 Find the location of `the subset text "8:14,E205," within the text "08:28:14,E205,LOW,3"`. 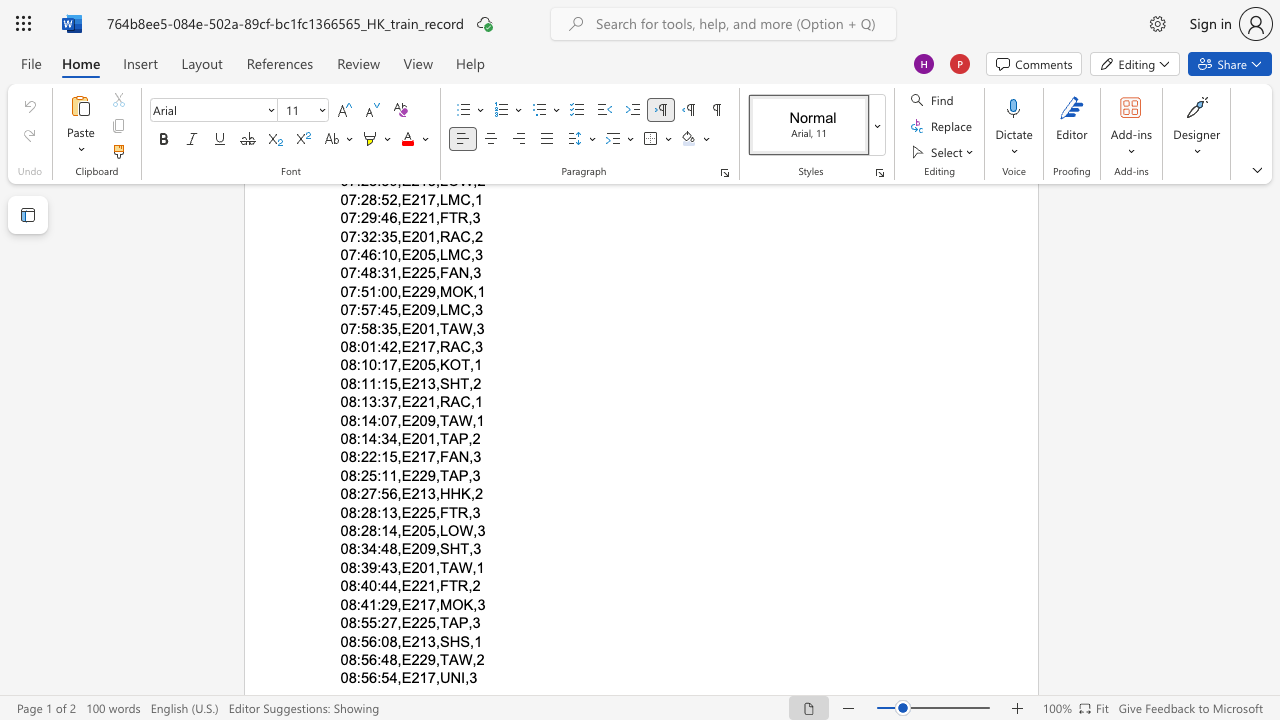

the subset text "8:14,E205," within the text "08:28:14,E205,LOW,3" is located at coordinates (369, 530).